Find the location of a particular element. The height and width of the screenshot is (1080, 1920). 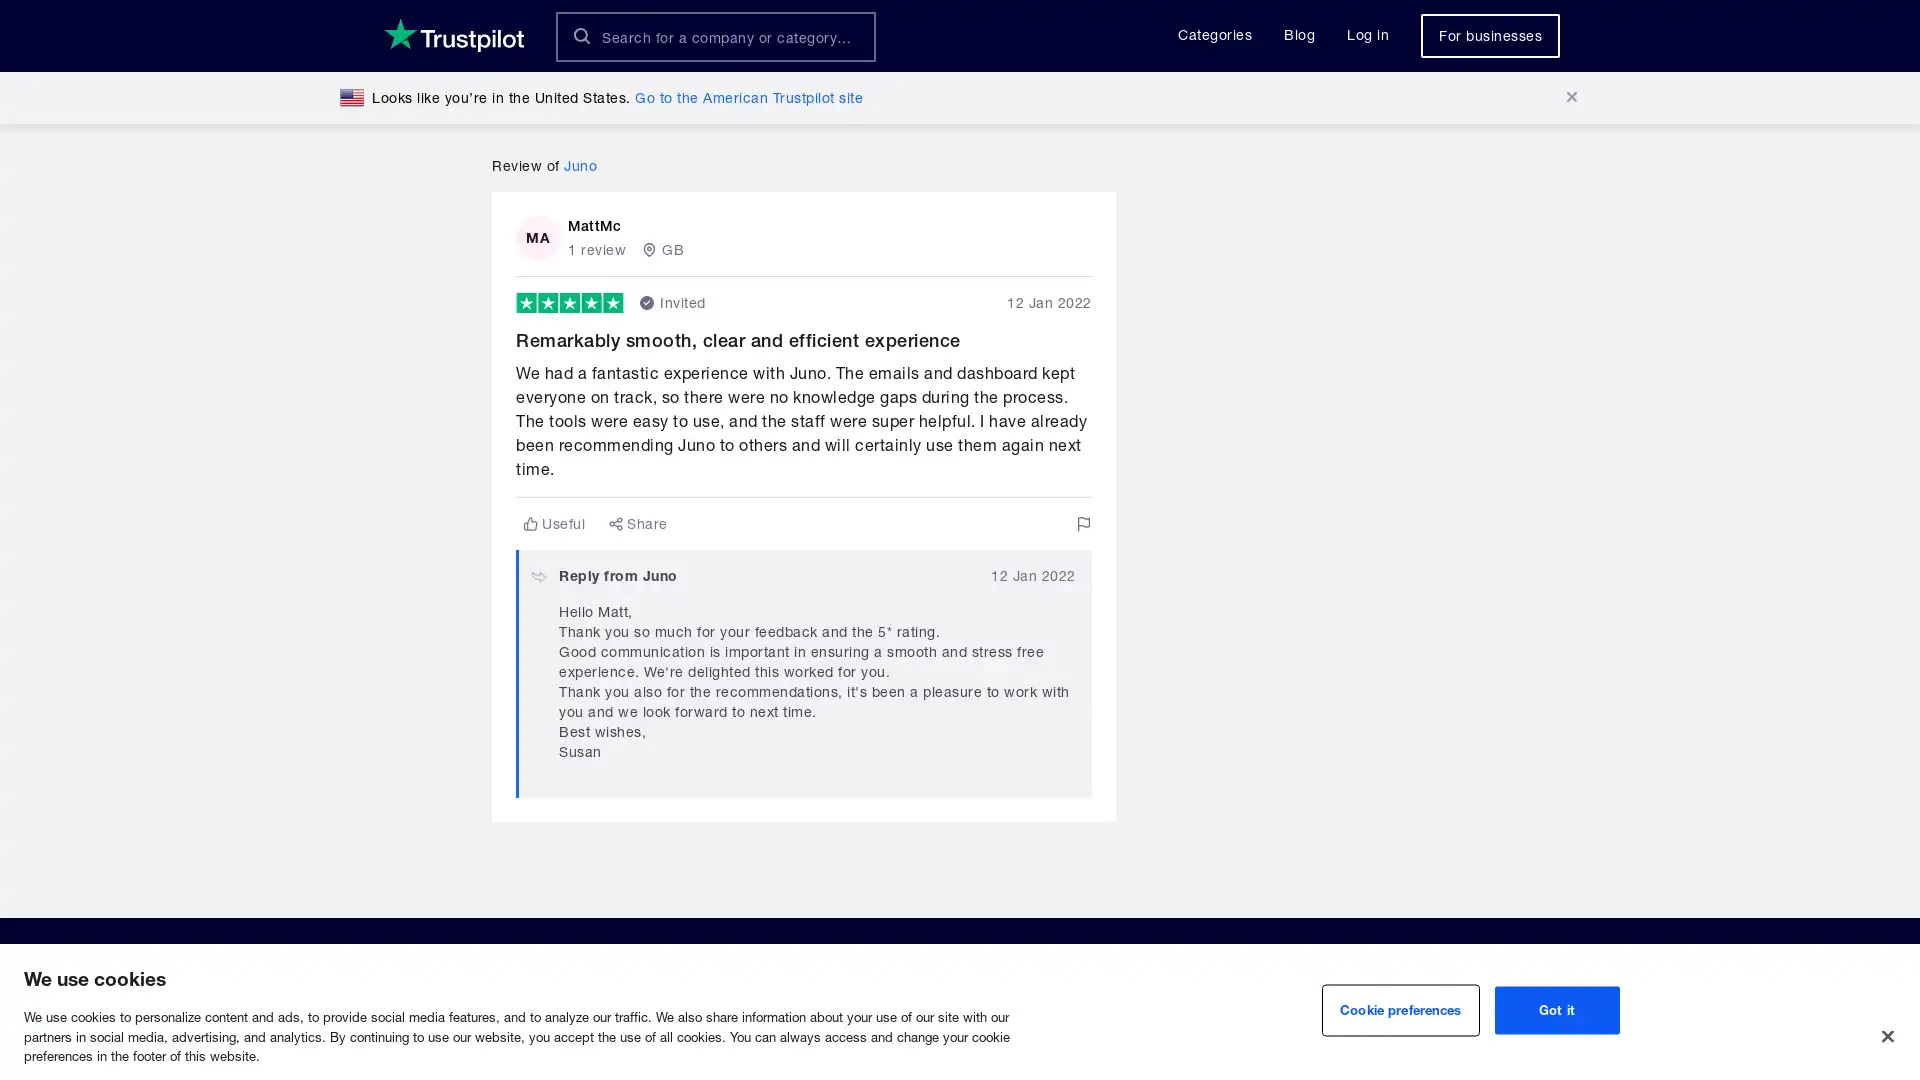

Dismiss is located at coordinates (1570, 97).